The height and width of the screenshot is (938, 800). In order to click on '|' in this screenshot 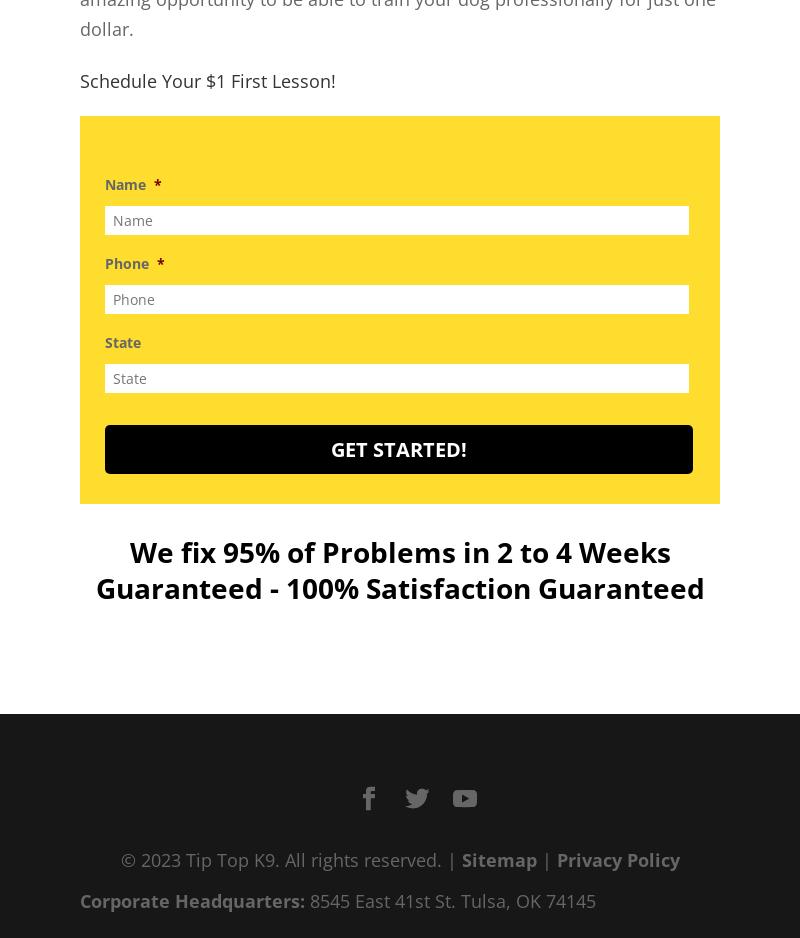, I will do `click(546, 858)`.